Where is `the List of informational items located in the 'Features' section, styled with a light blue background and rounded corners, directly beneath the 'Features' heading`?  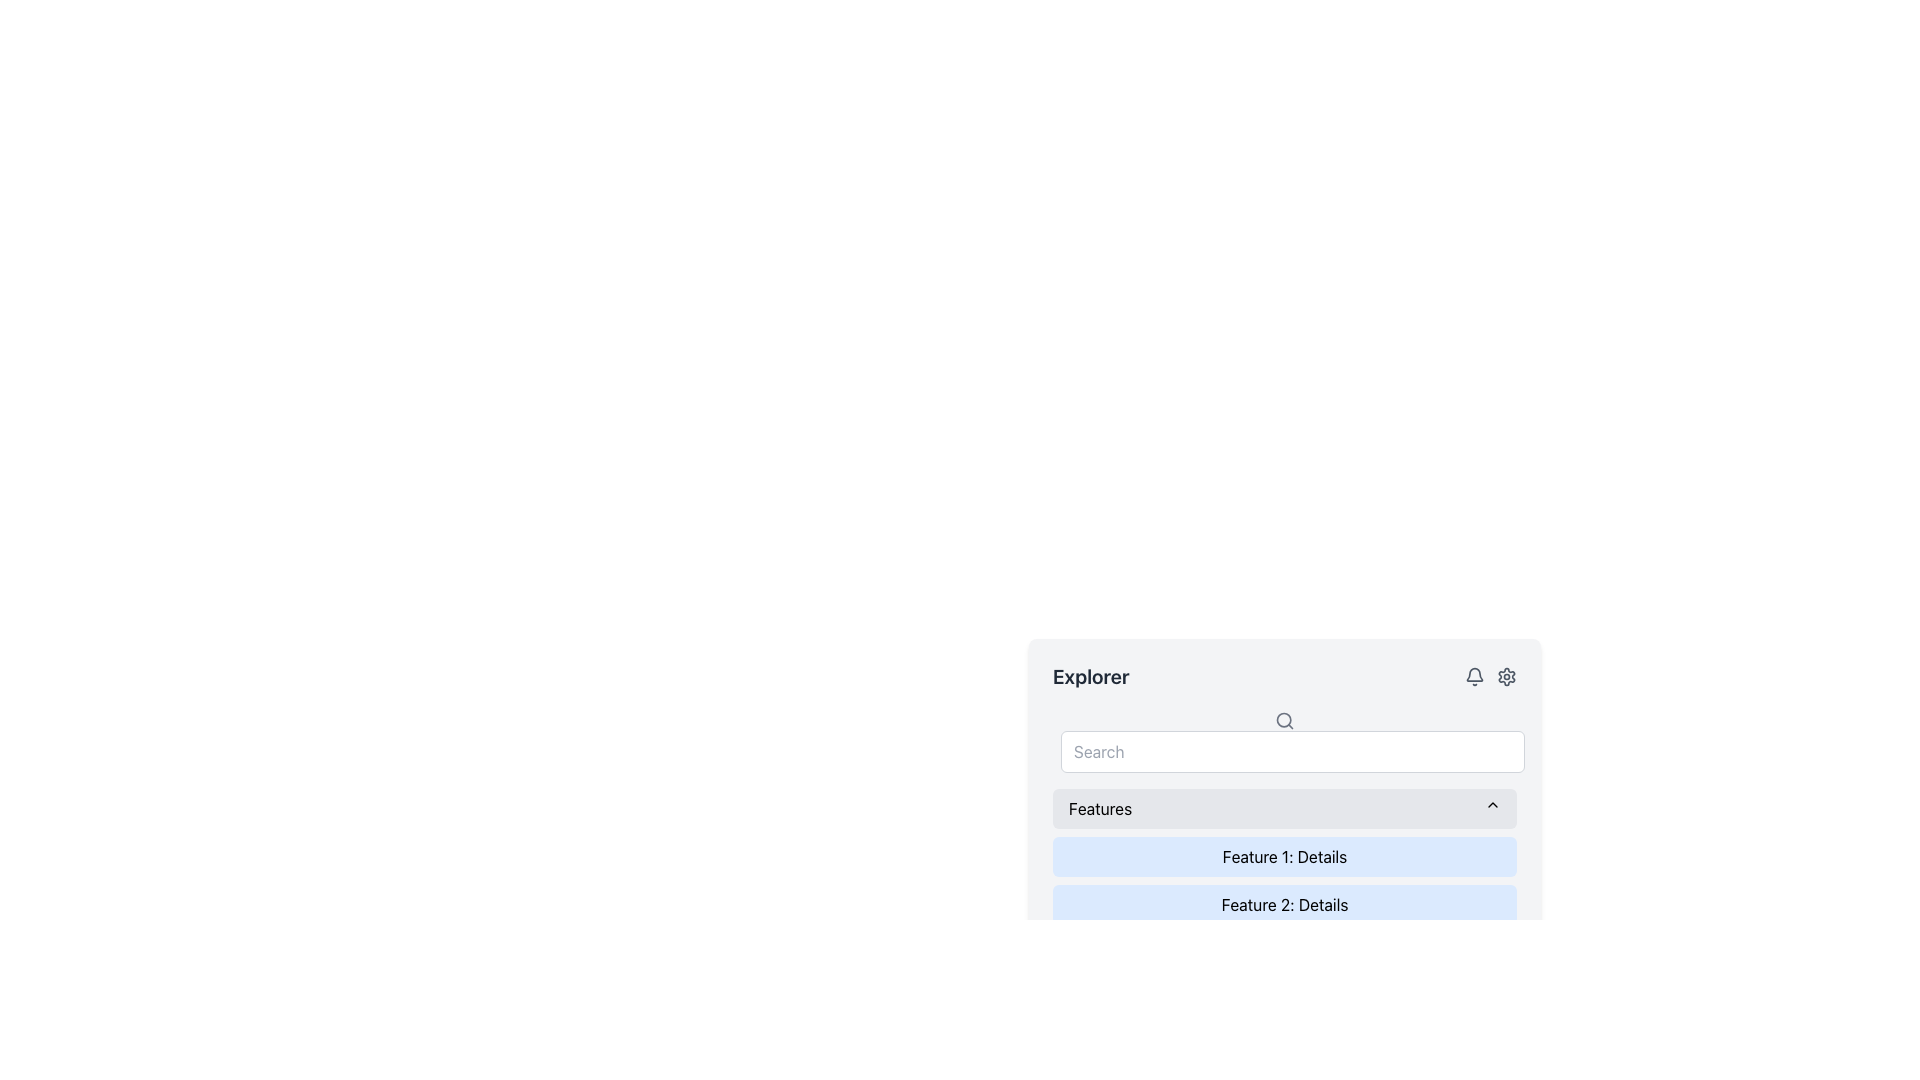 the List of informational items located in the 'Features' section, styled with a light blue background and rounded corners, directly beneath the 'Features' heading is located at coordinates (1285, 905).